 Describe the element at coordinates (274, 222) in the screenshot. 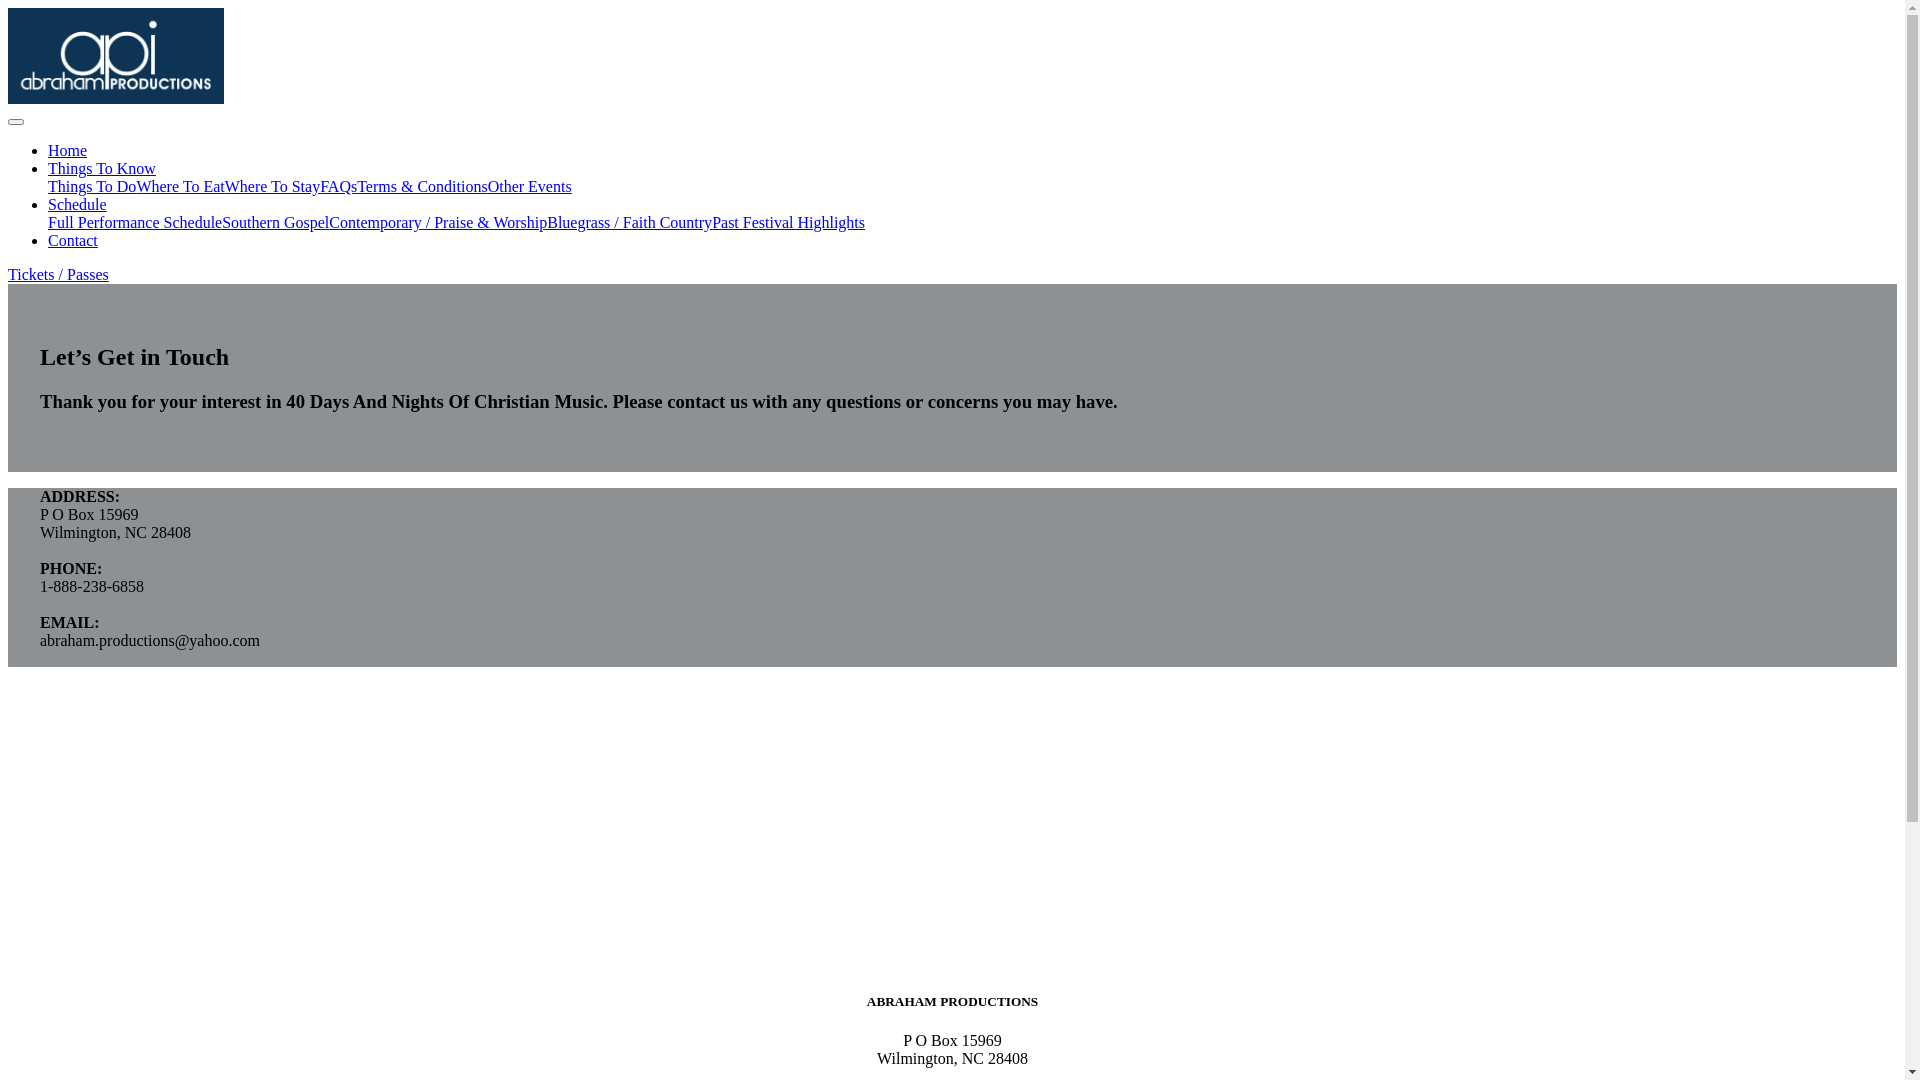

I see `'Southern Gospel'` at that location.